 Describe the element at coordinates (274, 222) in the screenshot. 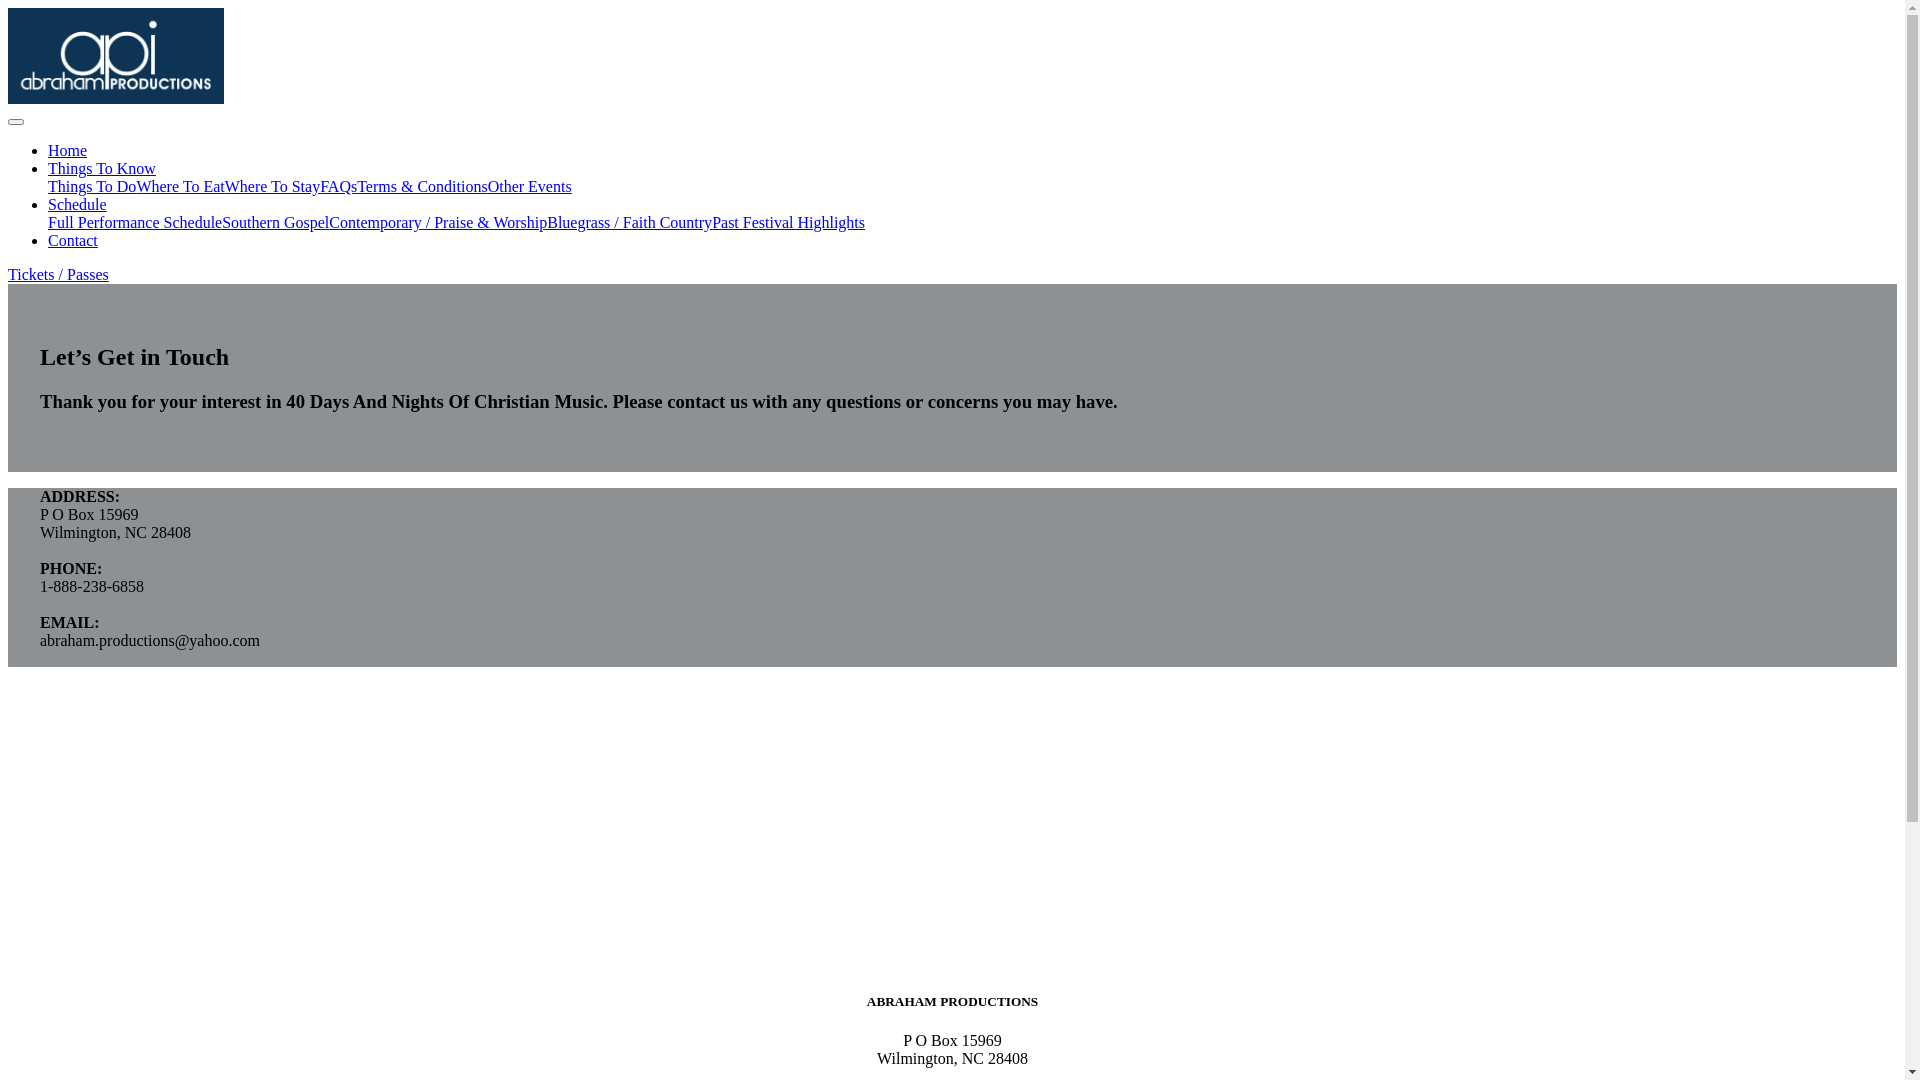

I see `'Southern Gospel'` at that location.